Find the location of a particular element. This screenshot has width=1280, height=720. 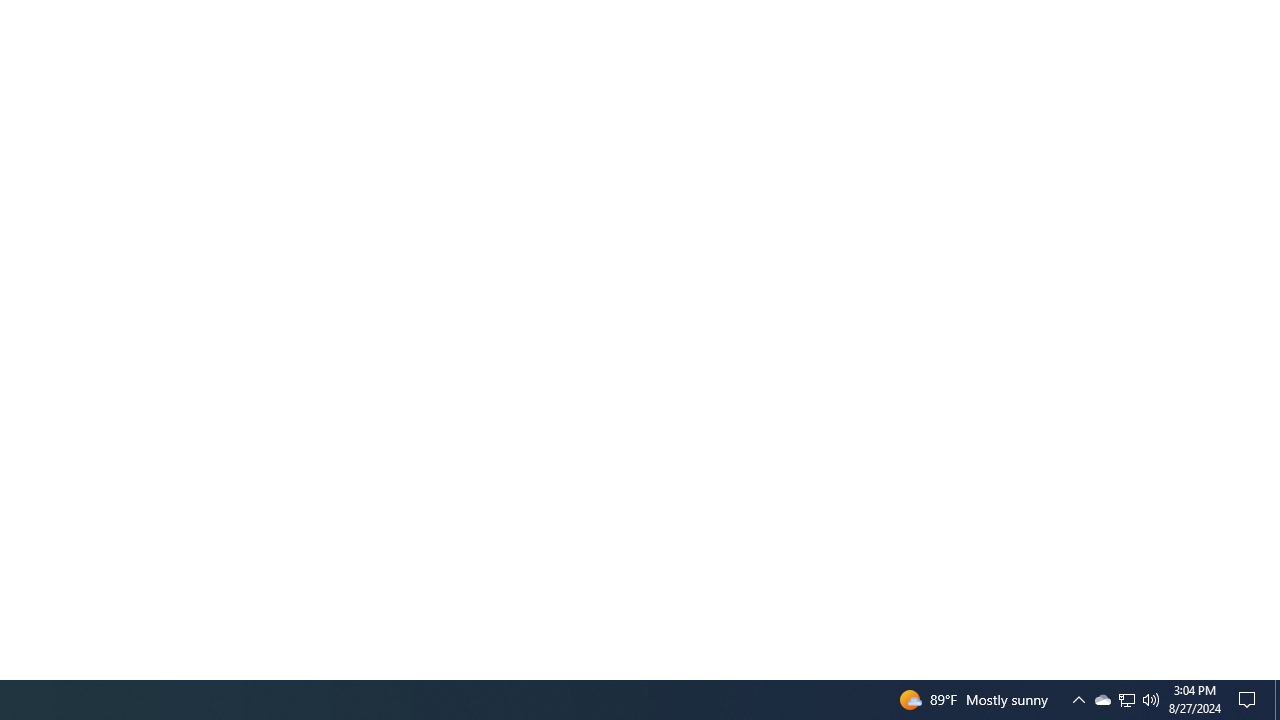

'User Promoted Notification Area' is located at coordinates (1101, 698).